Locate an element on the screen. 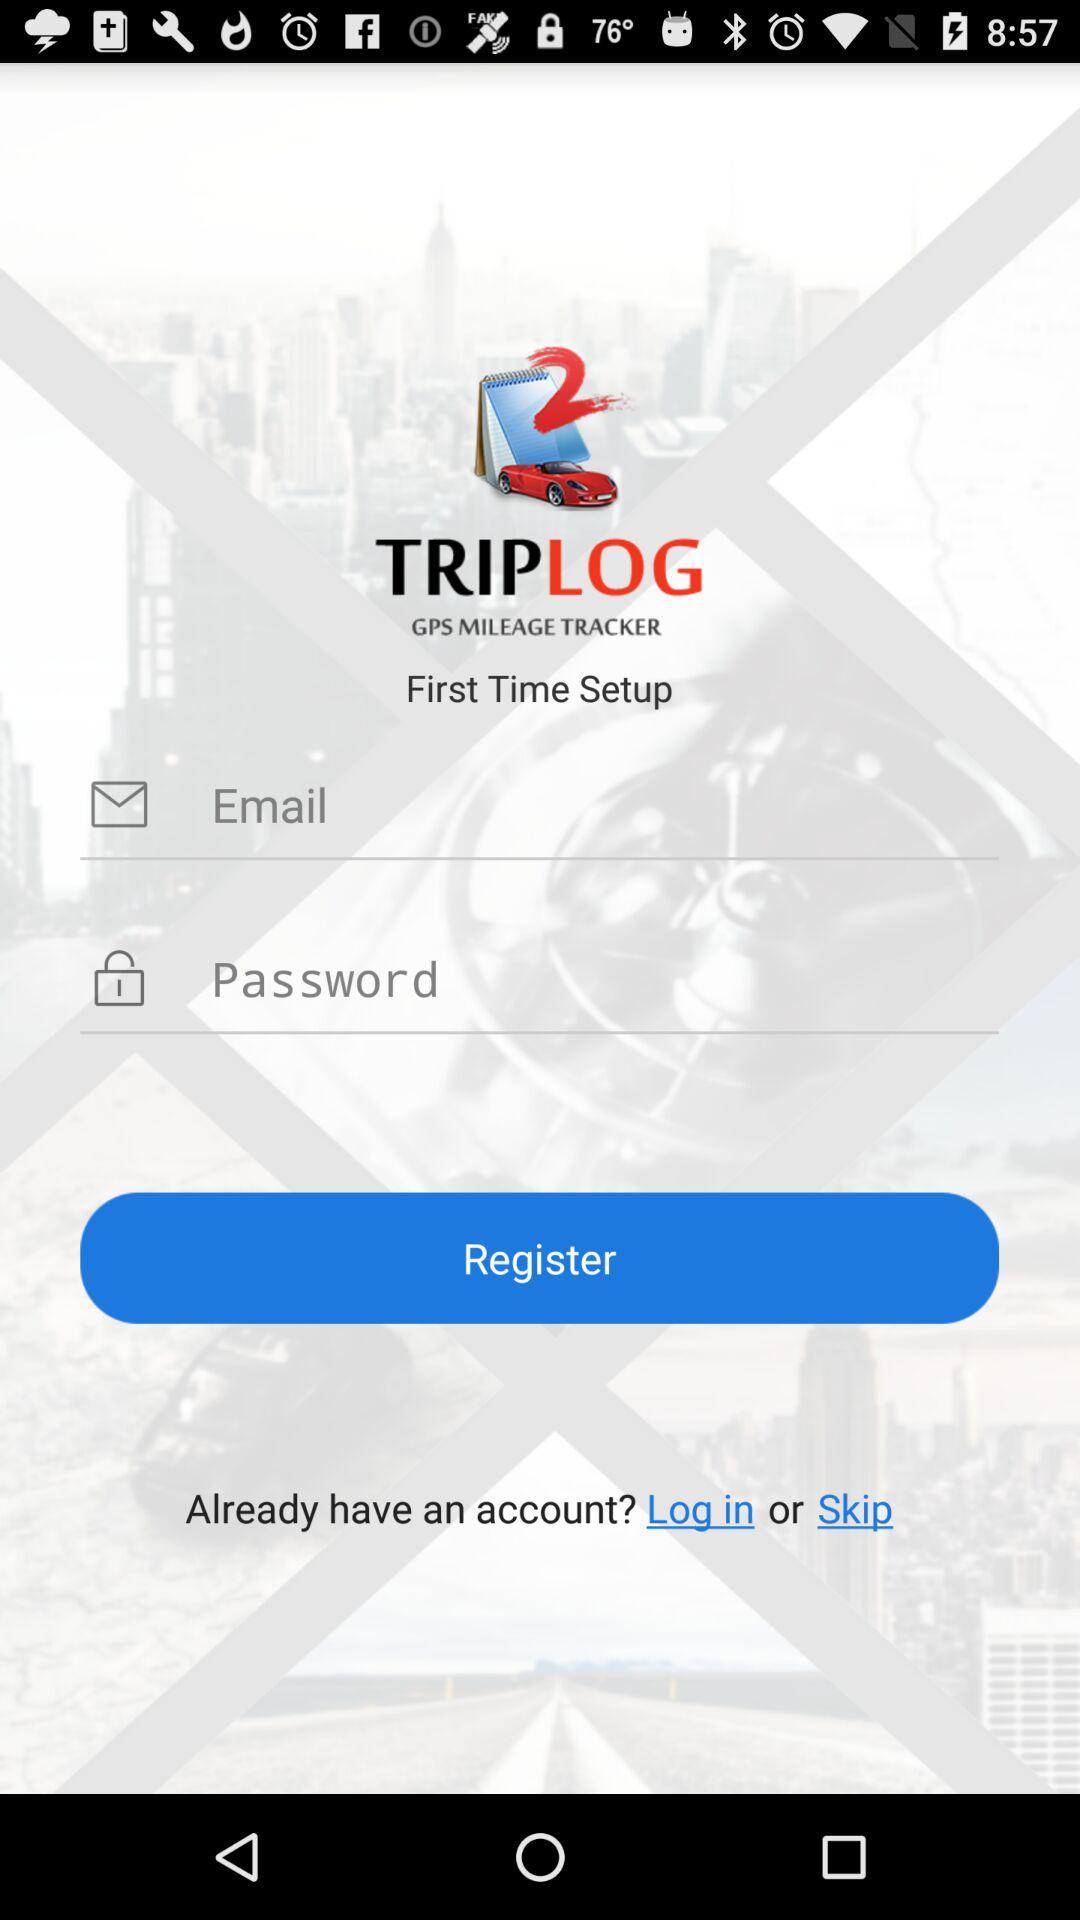  log in is located at coordinates (699, 1507).